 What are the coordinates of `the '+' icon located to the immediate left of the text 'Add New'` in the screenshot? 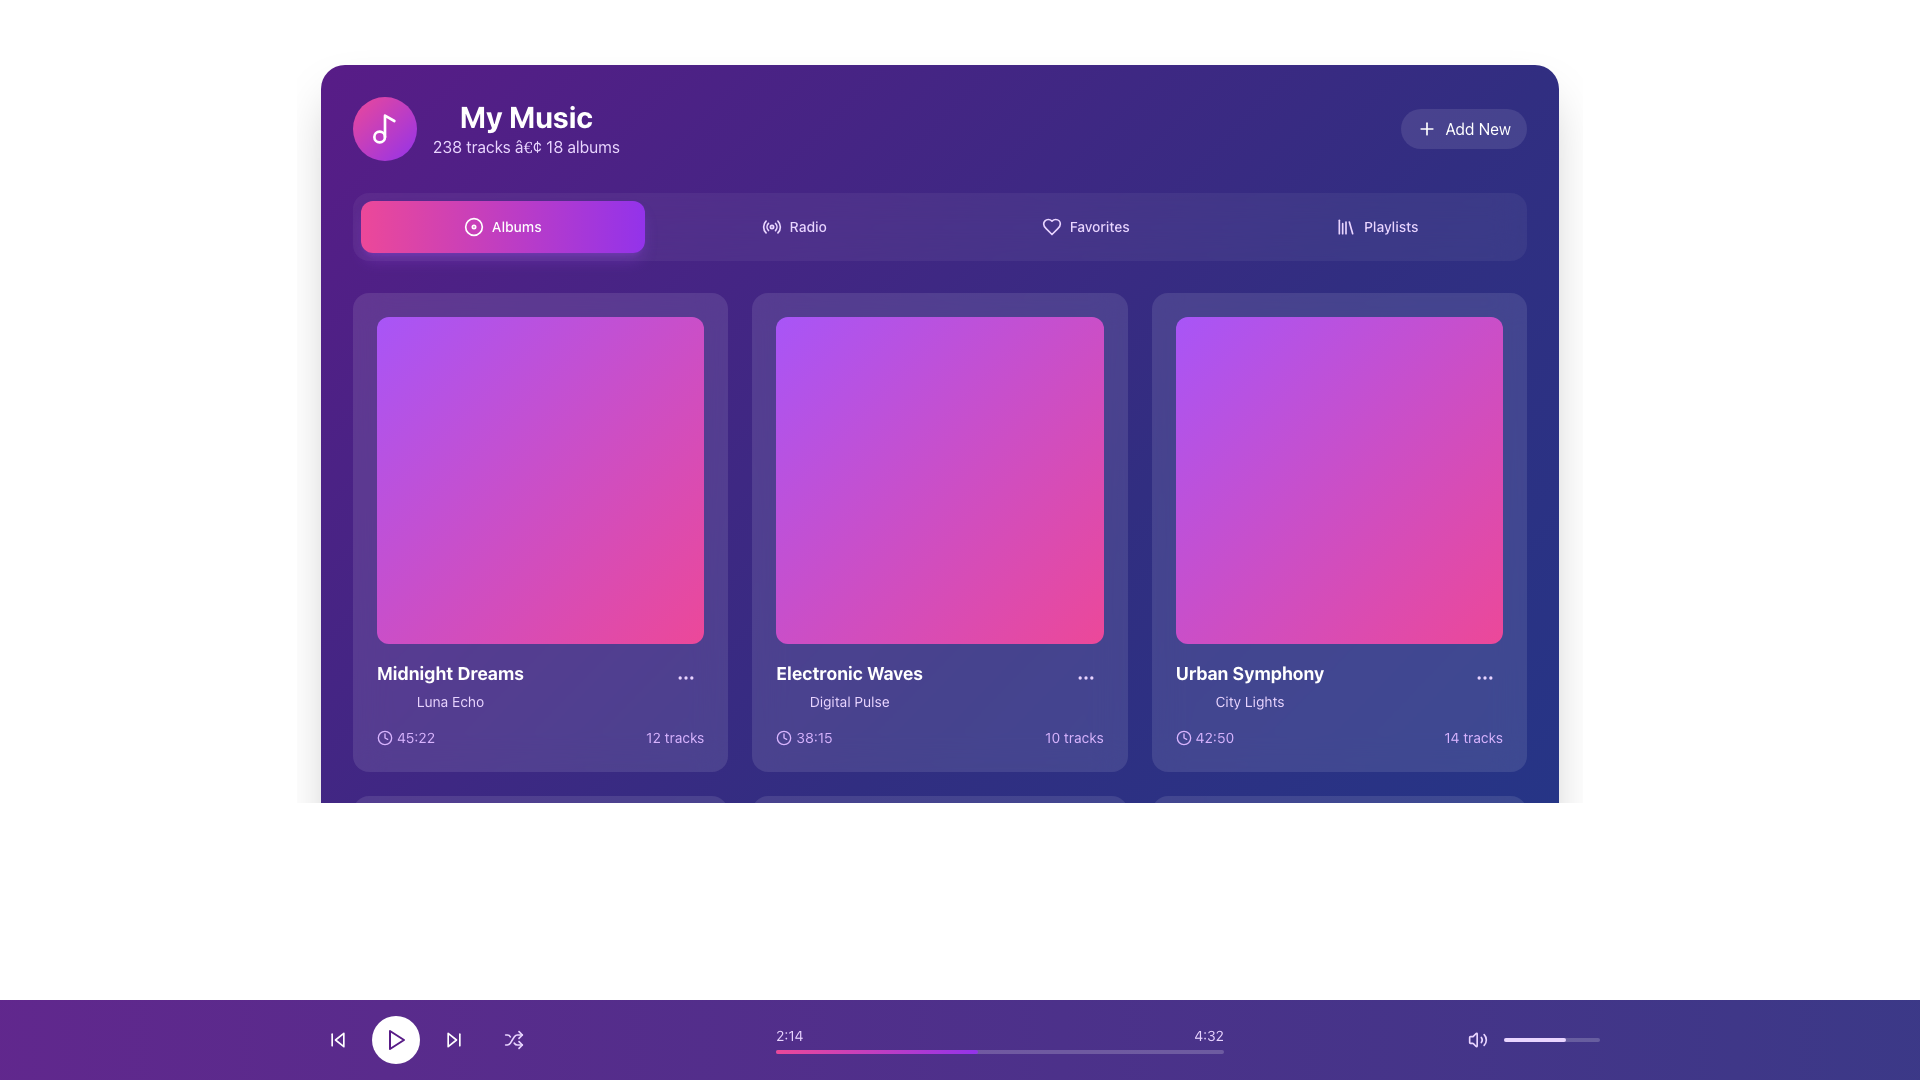 It's located at (1426, 128).